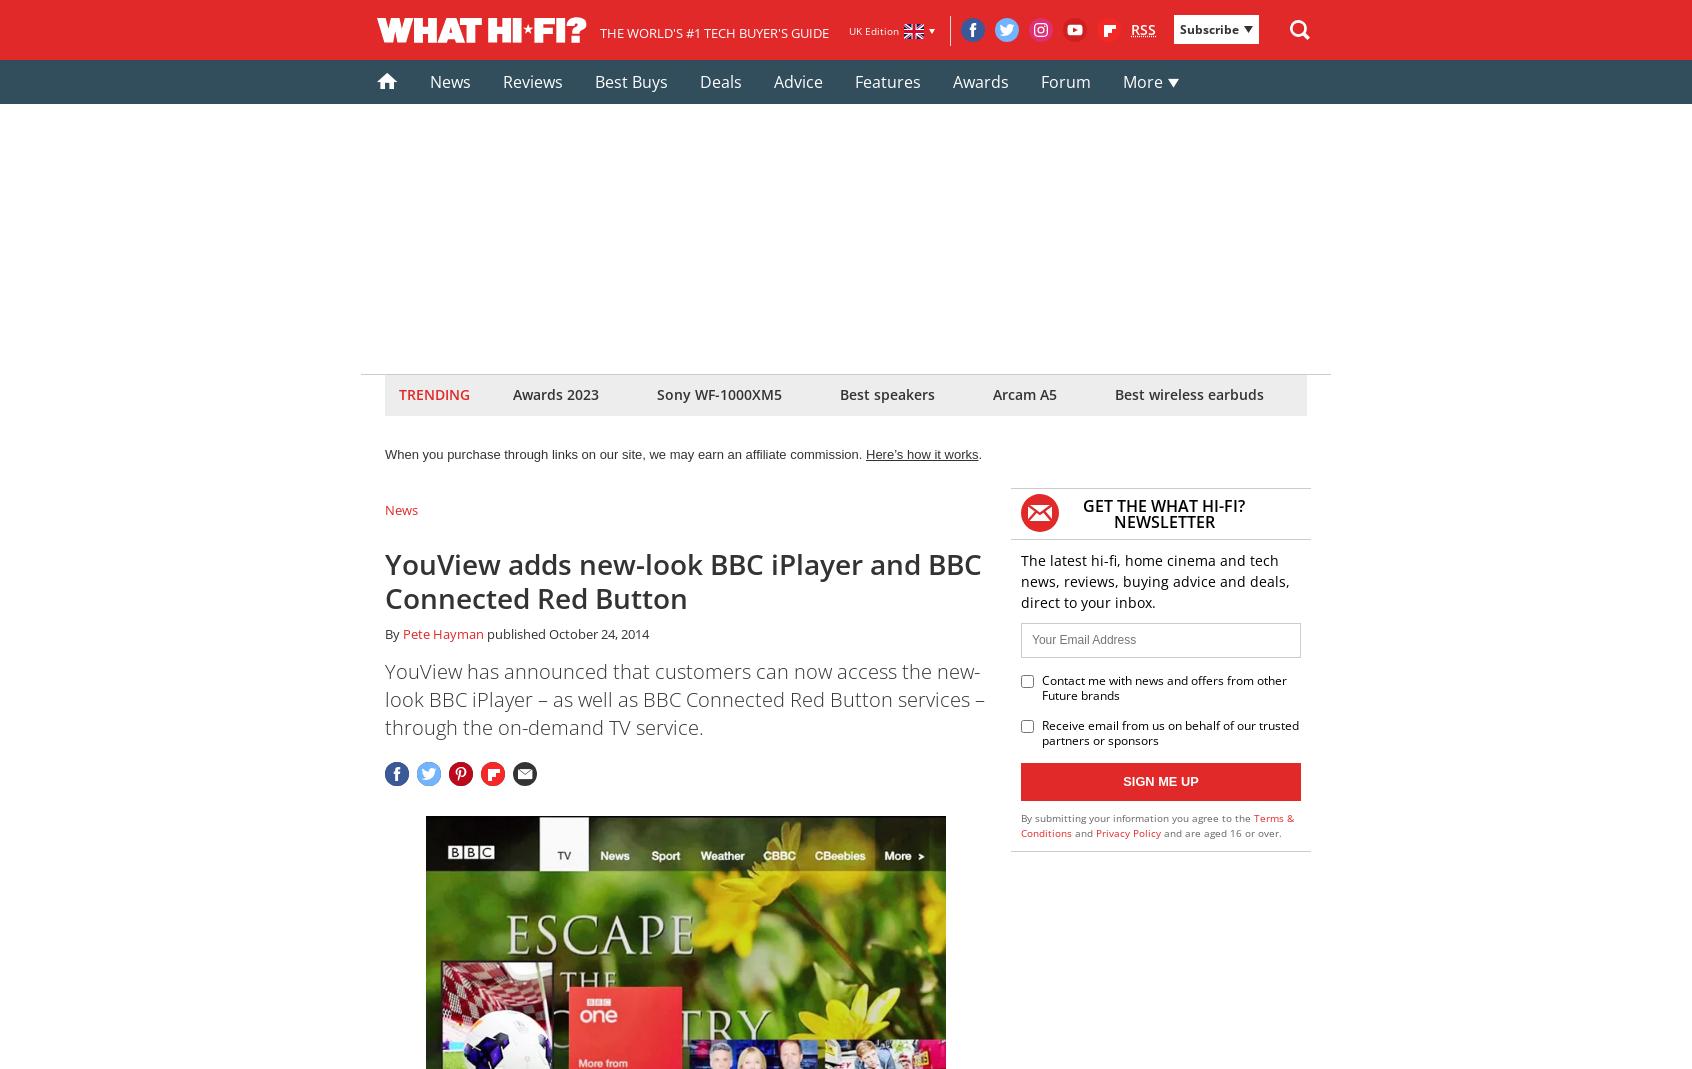 The height and width of the screenshot is (1069, 1692). Describe the element at coordinates (1221, 832) in the screenshot. I see `'and are aged 16 or over.'` at that location.